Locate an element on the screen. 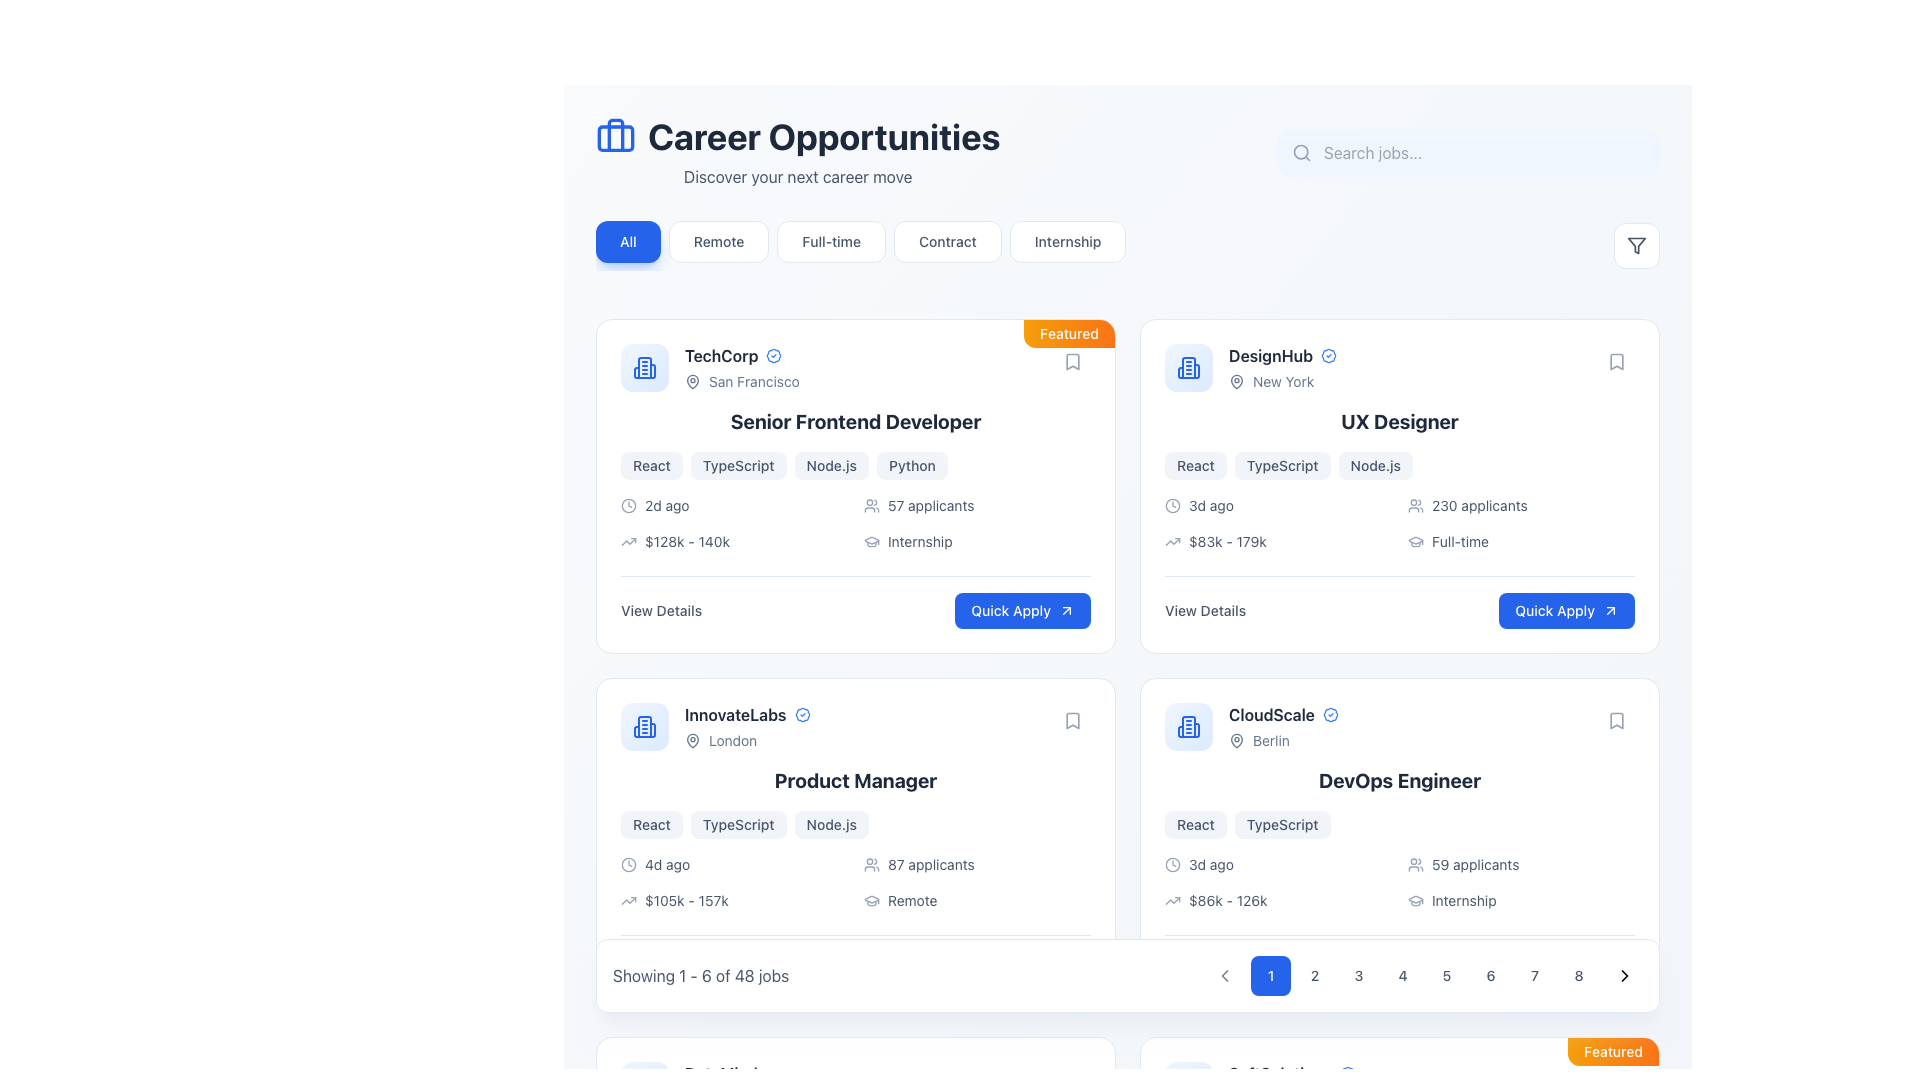 This screenshot has height=1080, width=1920. the building icon within the InnovateLabs job listing card is located at coordinates (644, 726).